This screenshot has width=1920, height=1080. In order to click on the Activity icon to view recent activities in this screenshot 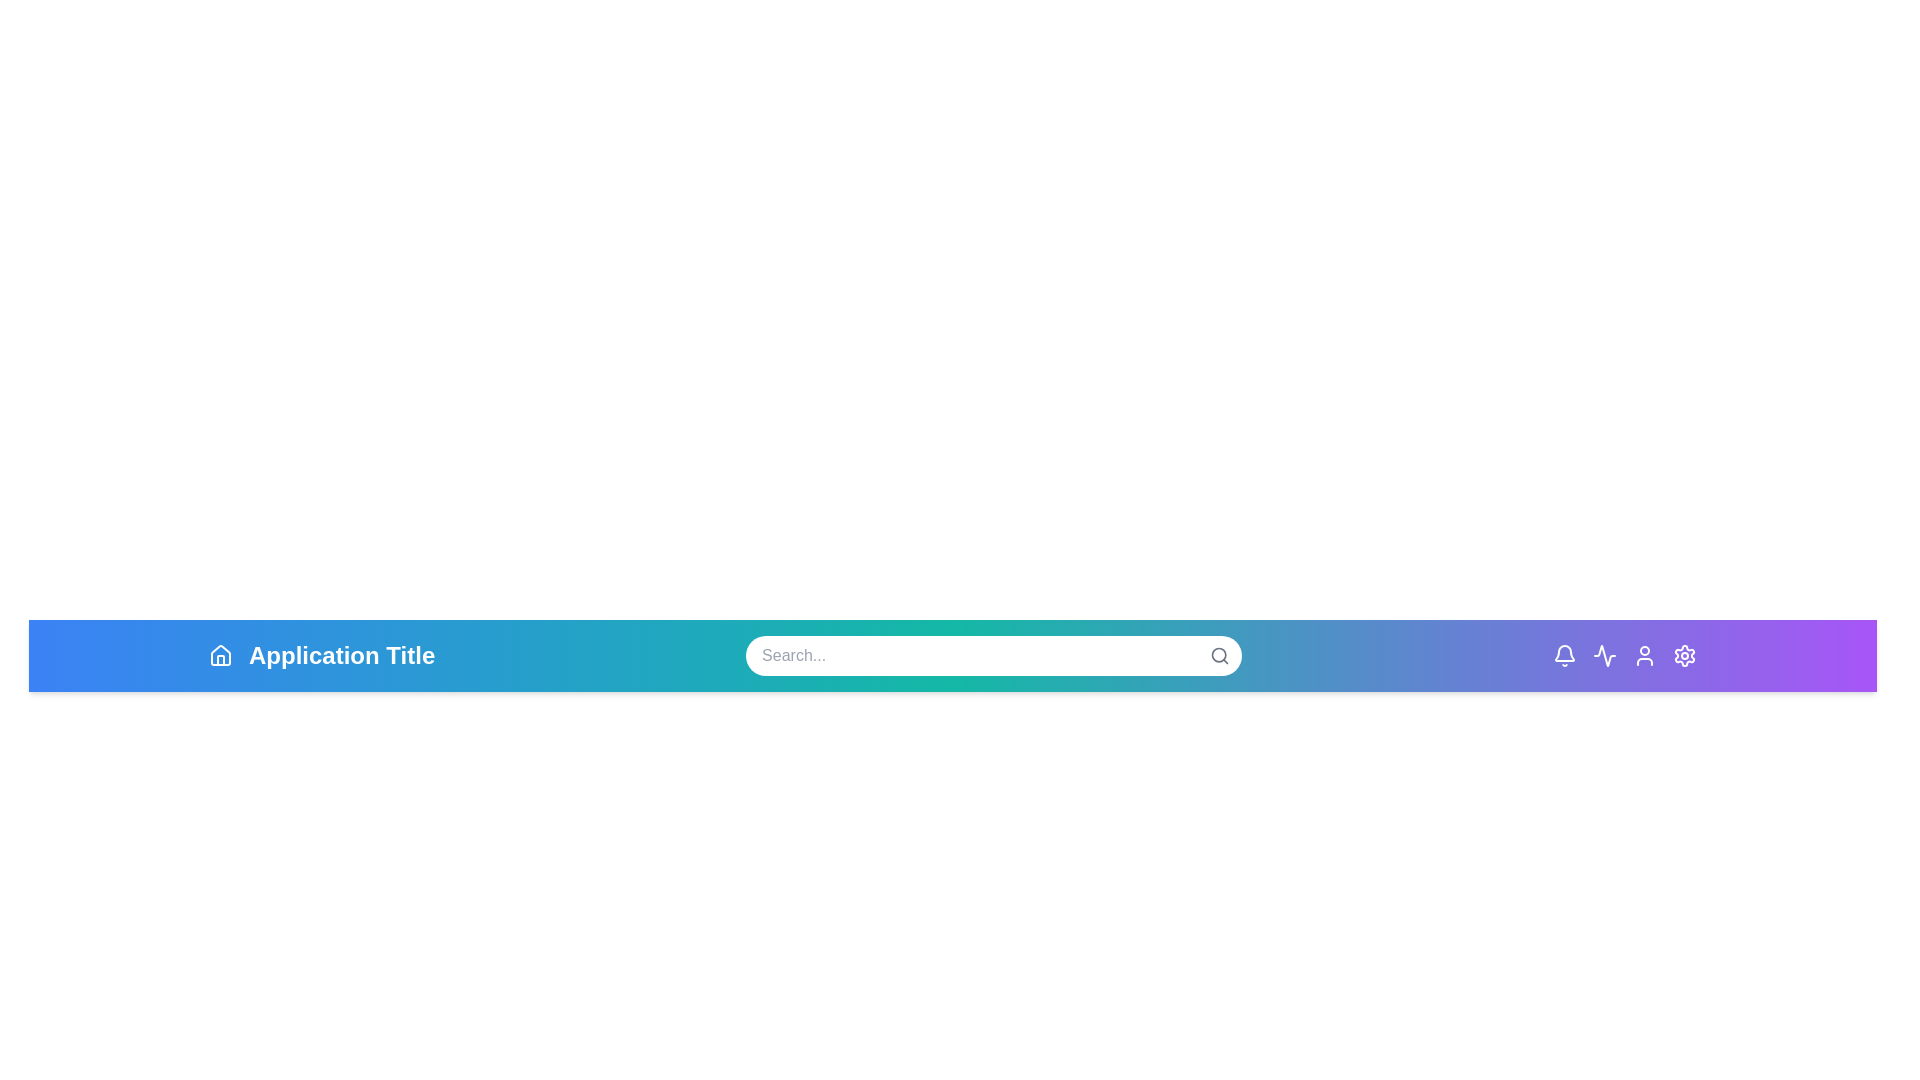, I will do `click(1604, 655)`.